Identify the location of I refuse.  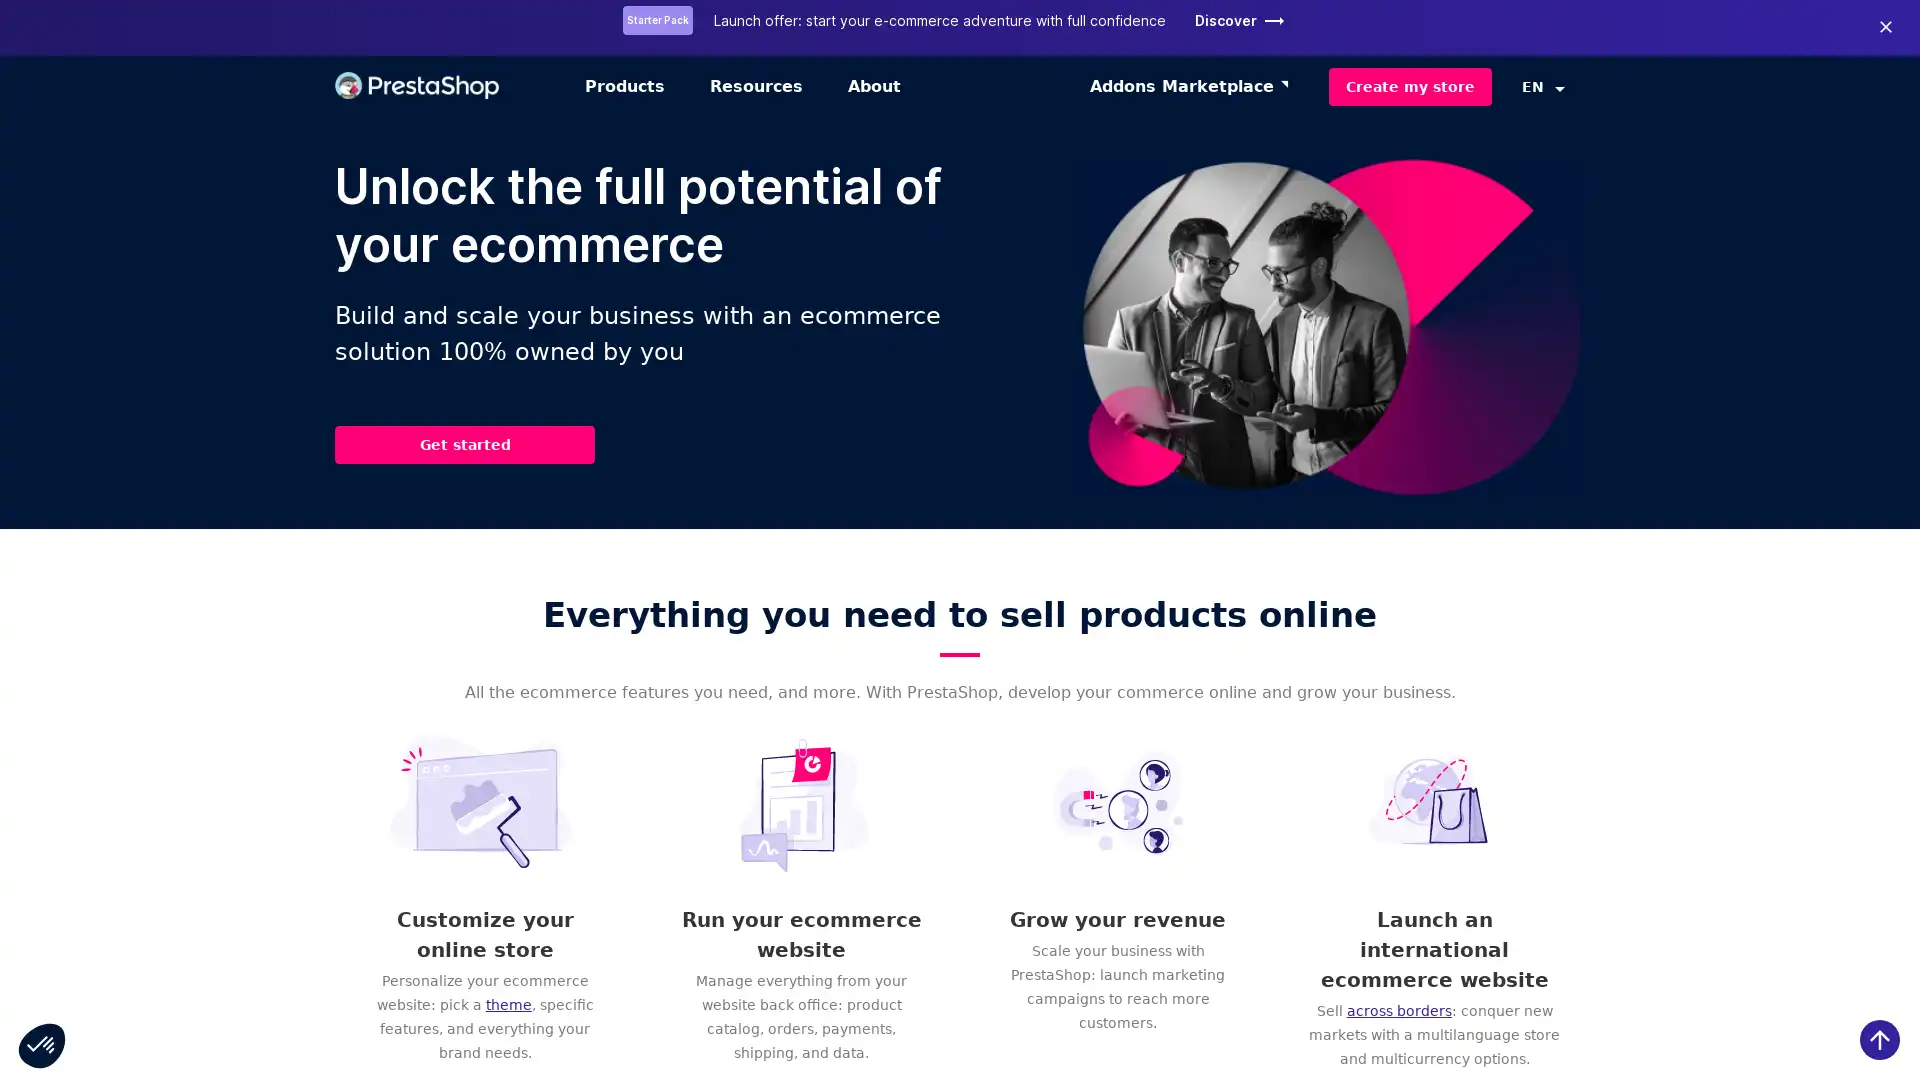
(89, 978).